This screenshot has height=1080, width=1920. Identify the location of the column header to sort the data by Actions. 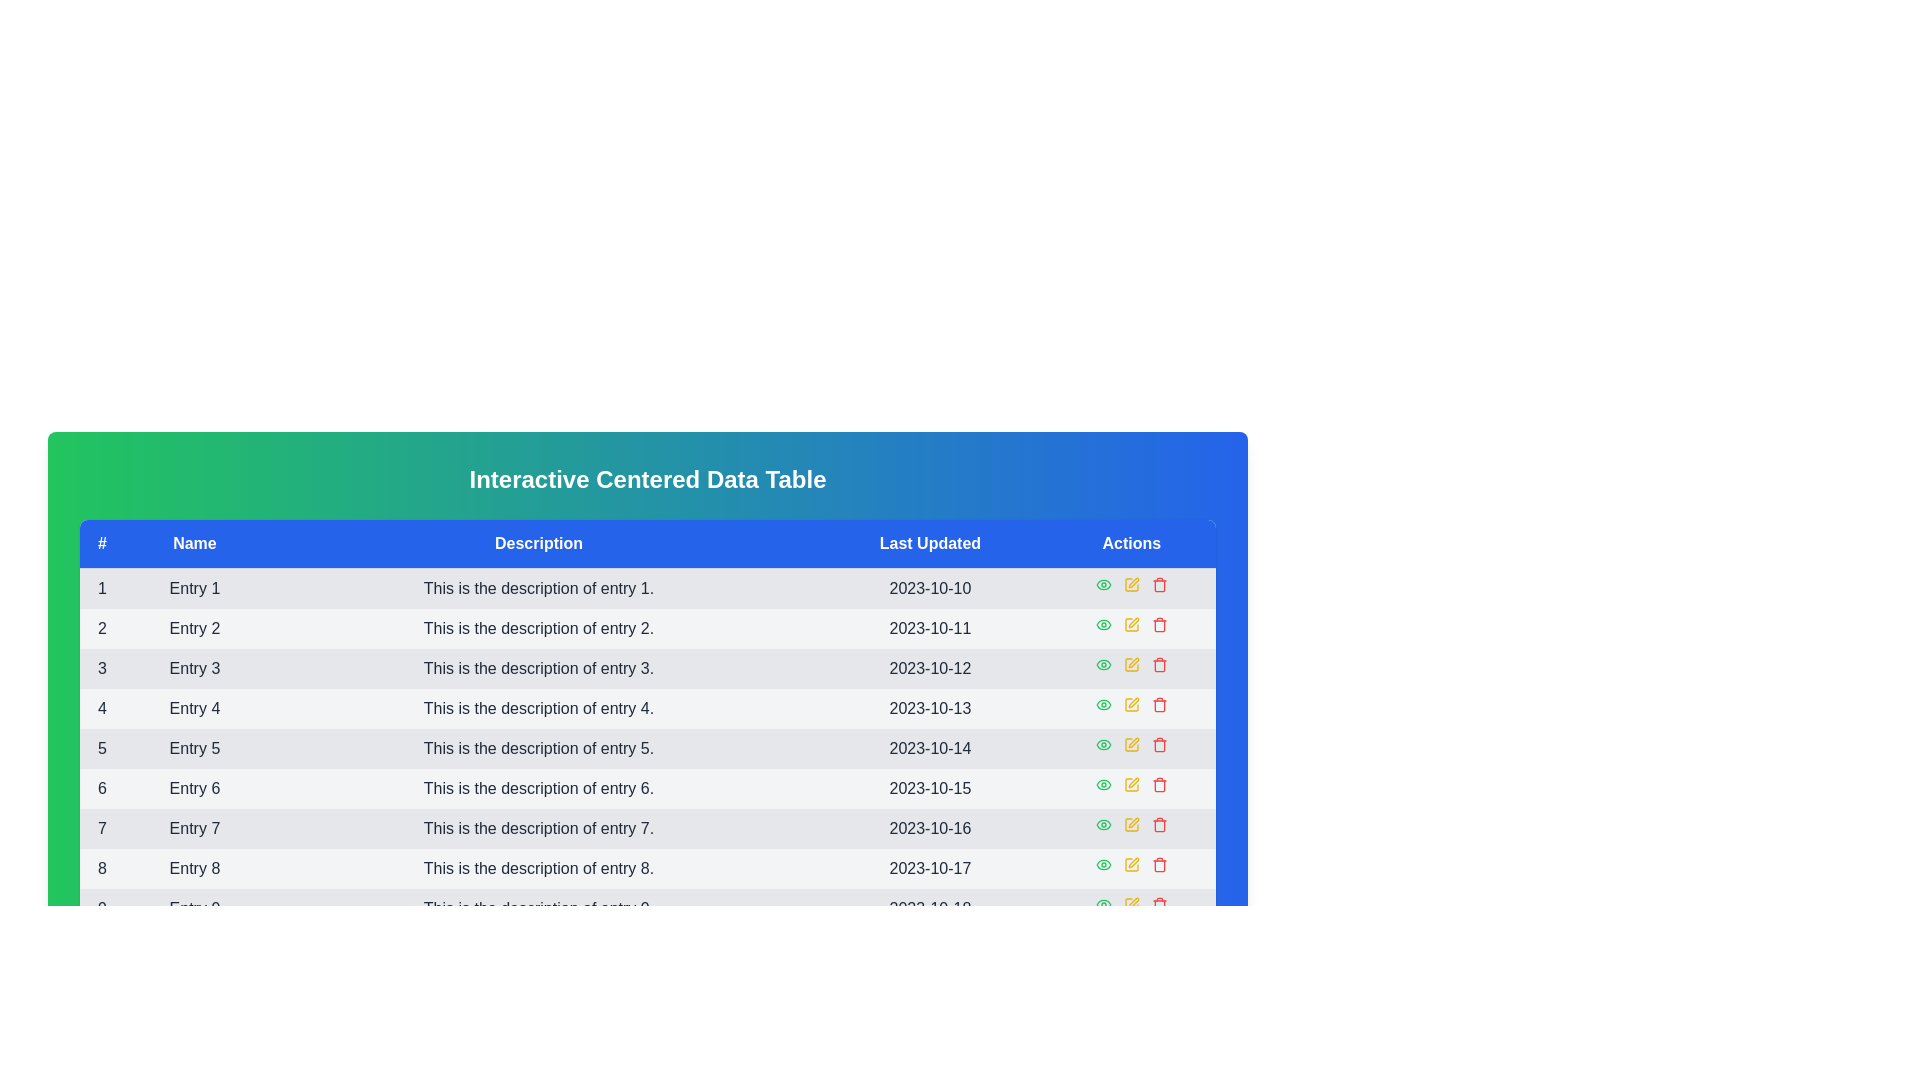
(1131, 544).